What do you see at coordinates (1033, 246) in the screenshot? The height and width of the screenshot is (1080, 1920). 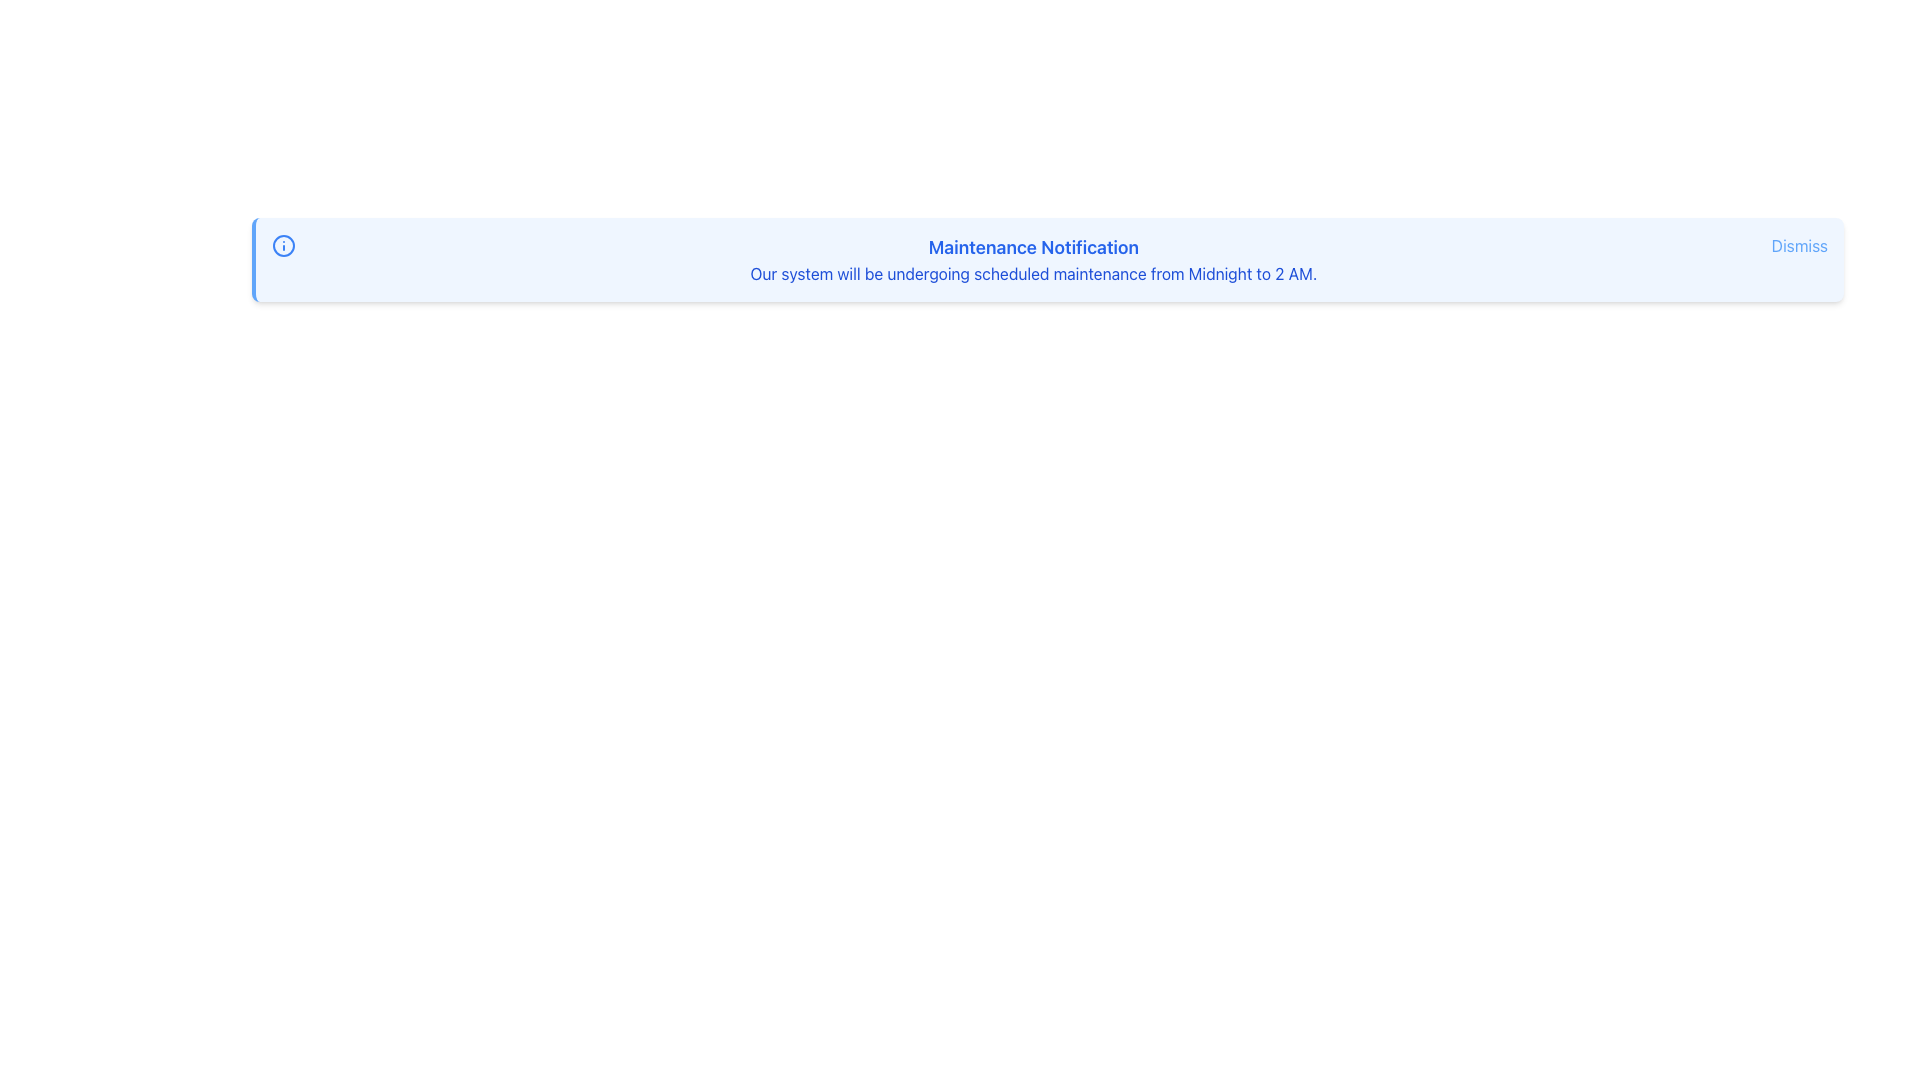 I see `the title text of the notification about system maintenance, which is centrally positioned at the top of the notification box` at bounding box center [1033, 246].